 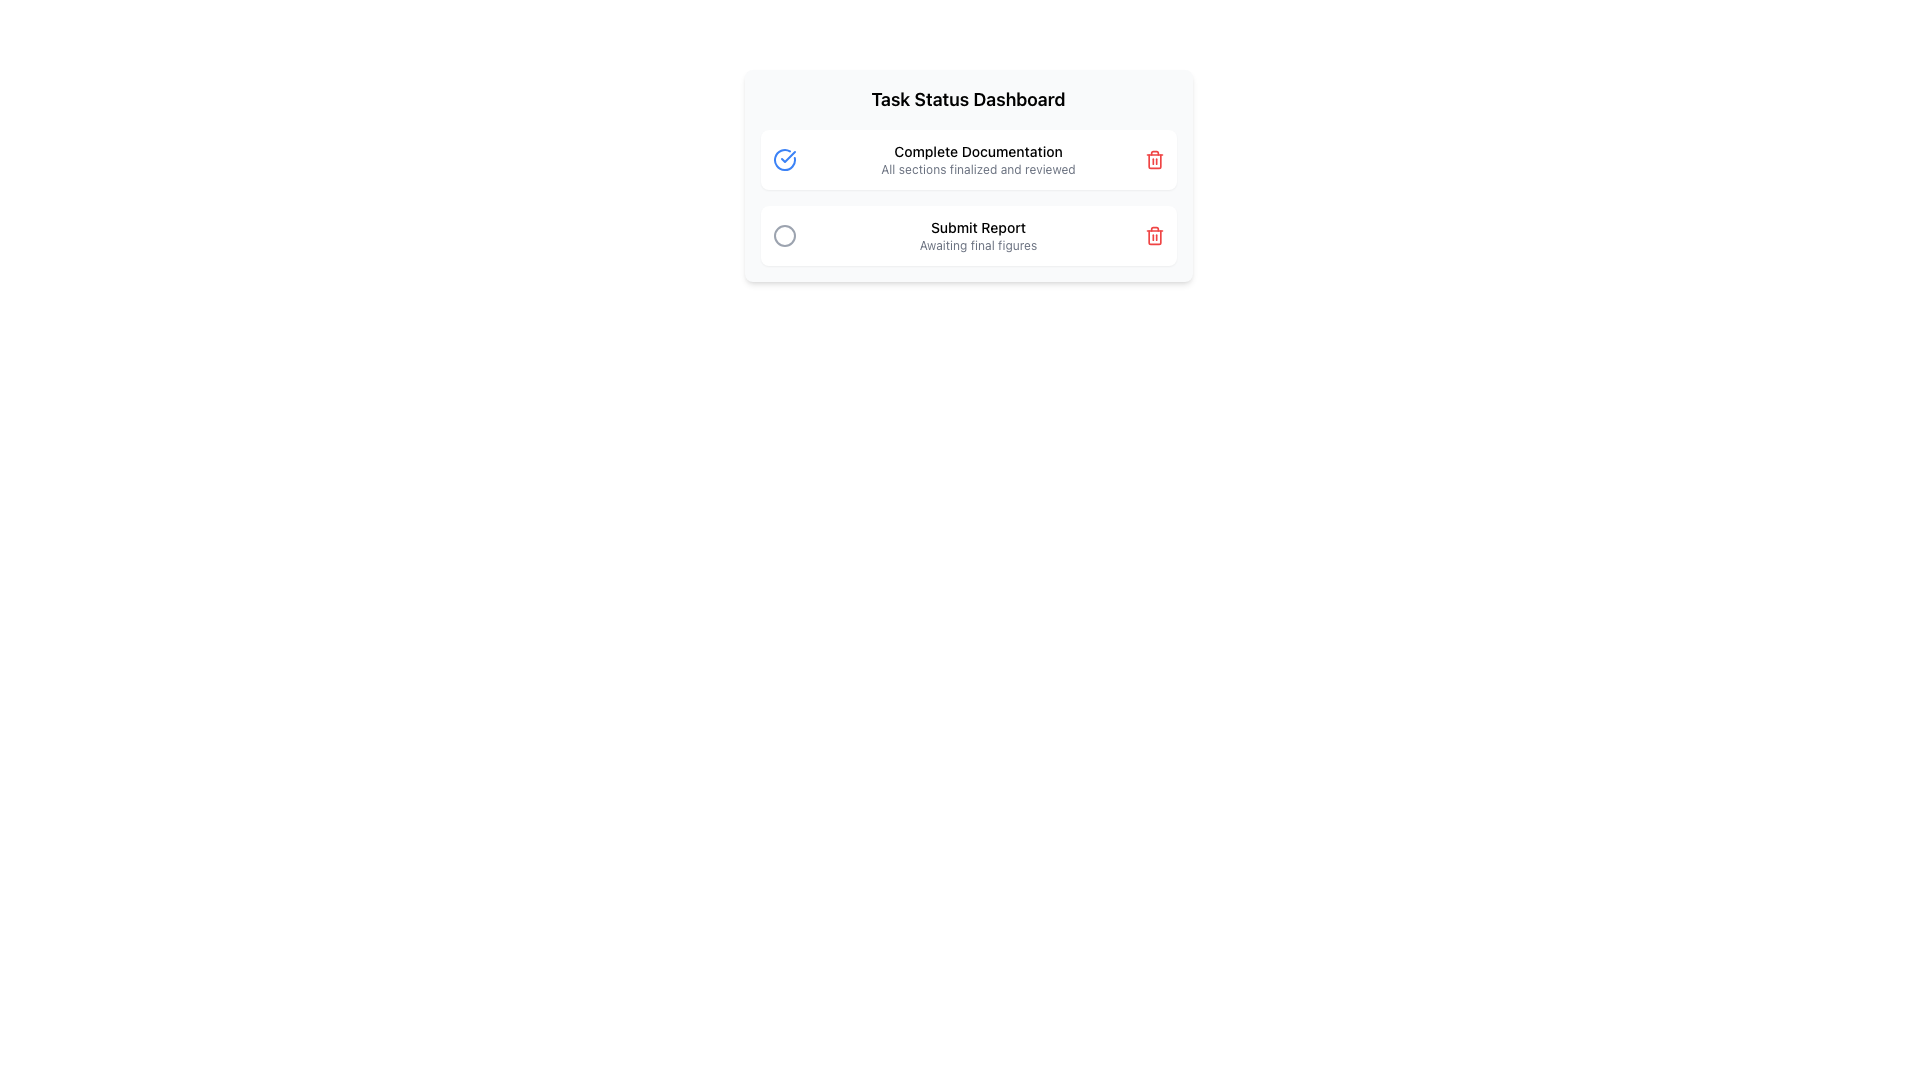 What do you see at coordinates (978, 226) in the screenshot?
I see `the title label indicating the task's name in the middle of the three sections in the vertical task list` at bounding box center [978, 226].